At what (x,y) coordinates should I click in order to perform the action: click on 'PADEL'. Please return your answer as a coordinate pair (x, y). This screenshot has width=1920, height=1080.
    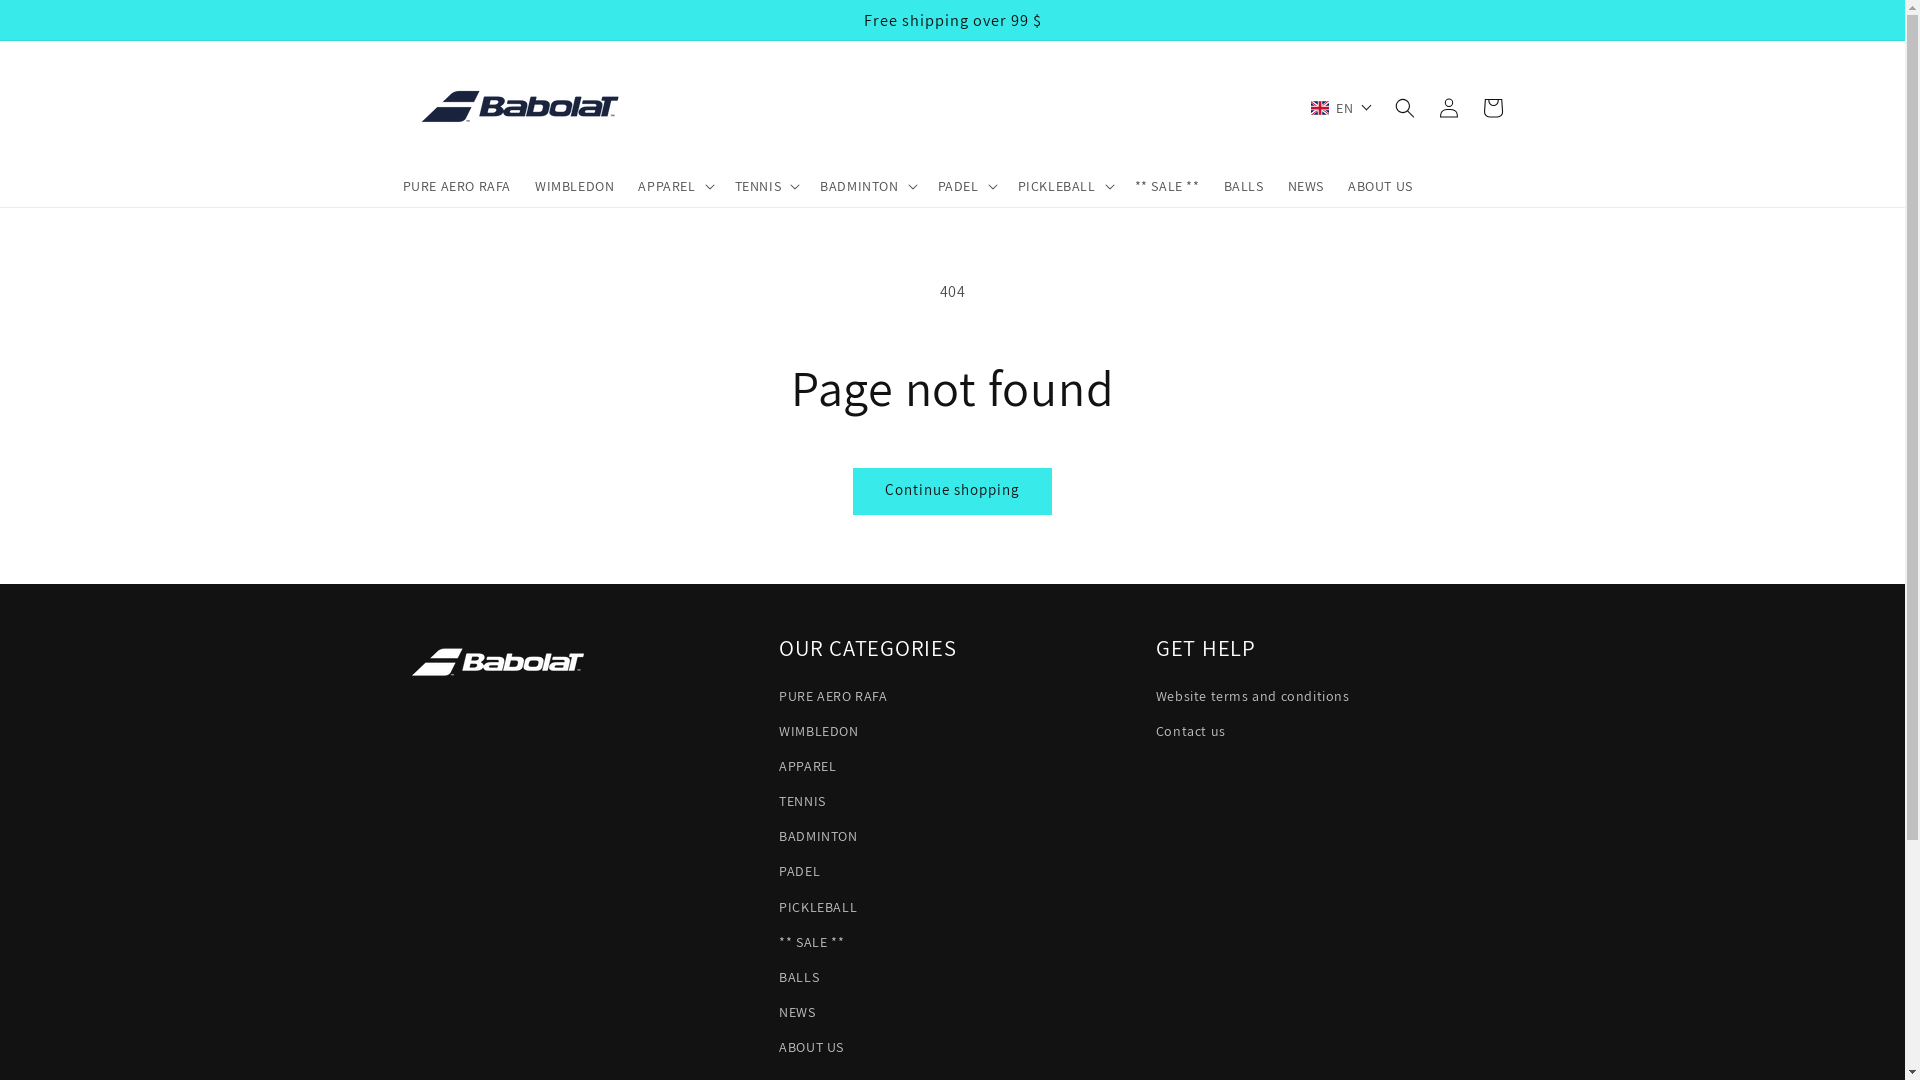
    Looking at the image, I should click on (798, 870).